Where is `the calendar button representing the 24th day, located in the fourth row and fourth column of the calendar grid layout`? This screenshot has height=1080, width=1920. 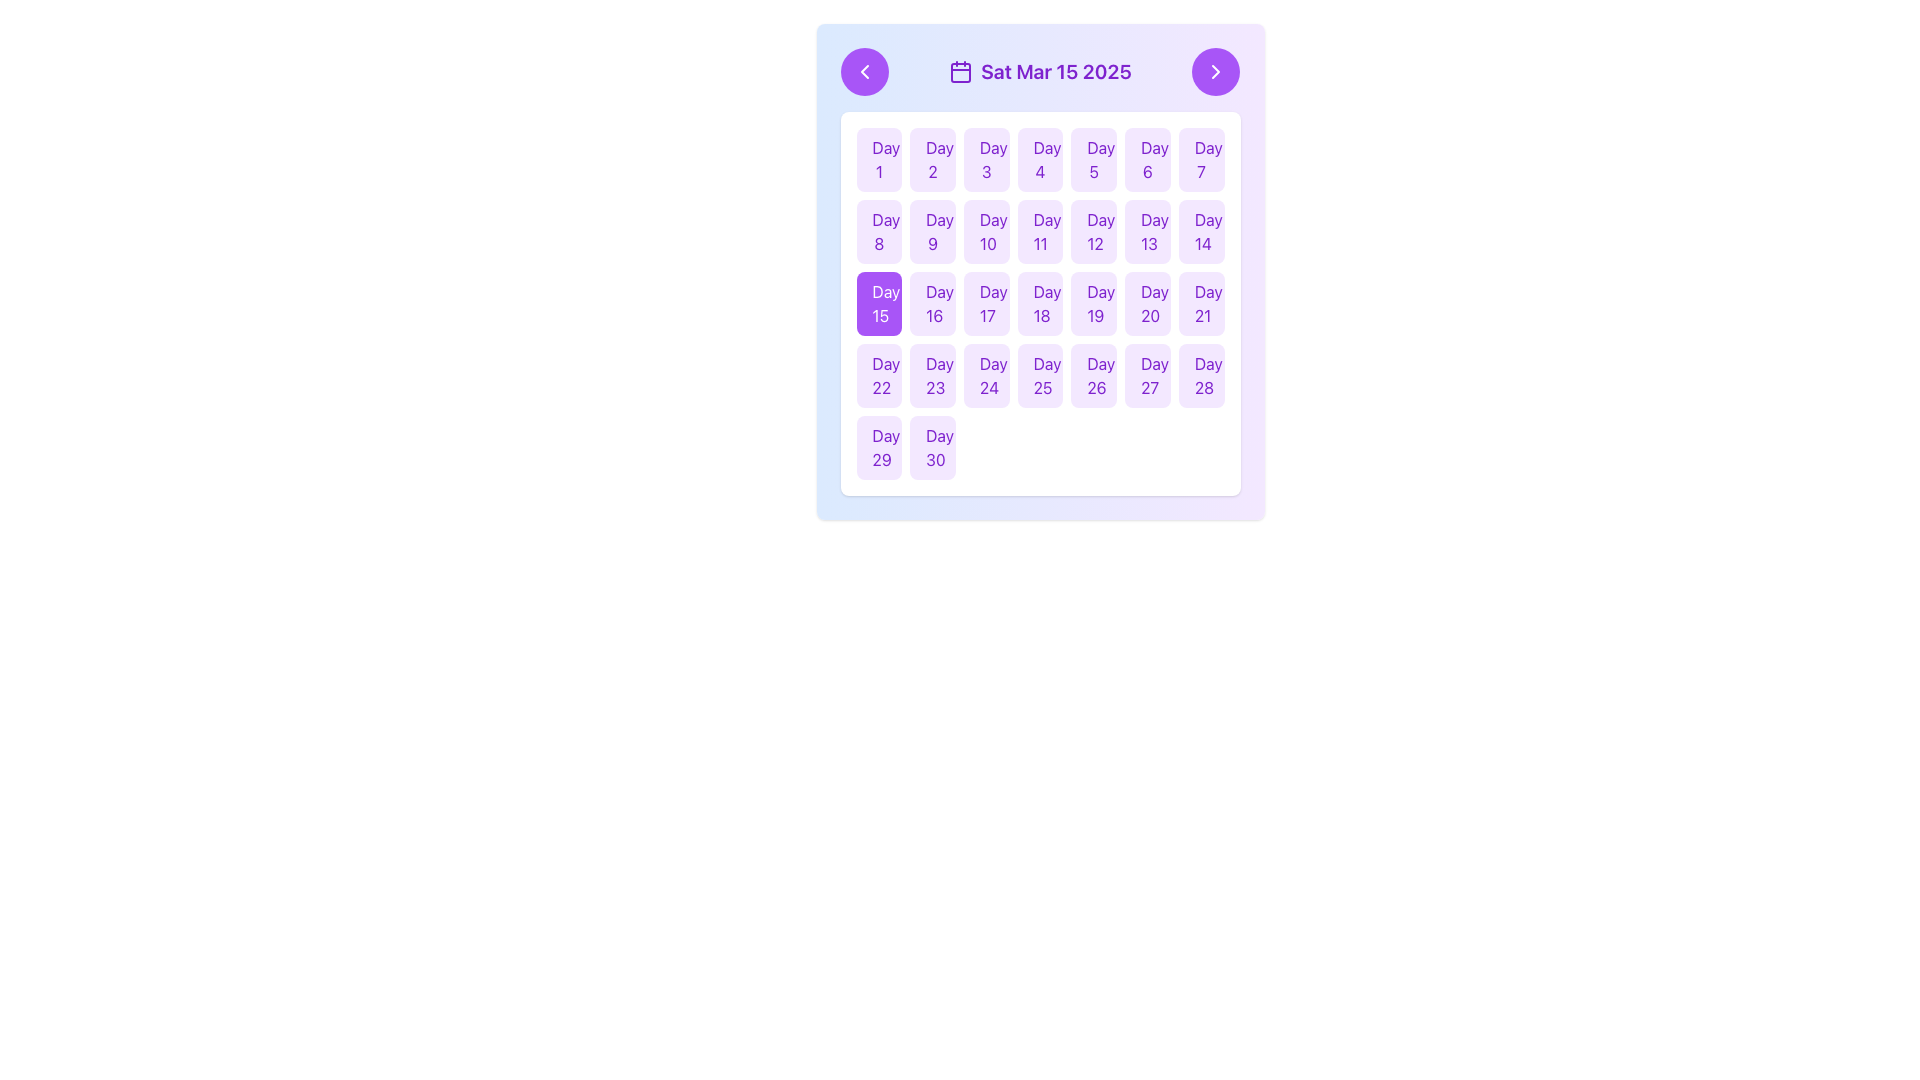 the calendar button representing the 24th day, located in the fourth row and fourth column of the calendar grid layout is located at coordinates (986, 375).